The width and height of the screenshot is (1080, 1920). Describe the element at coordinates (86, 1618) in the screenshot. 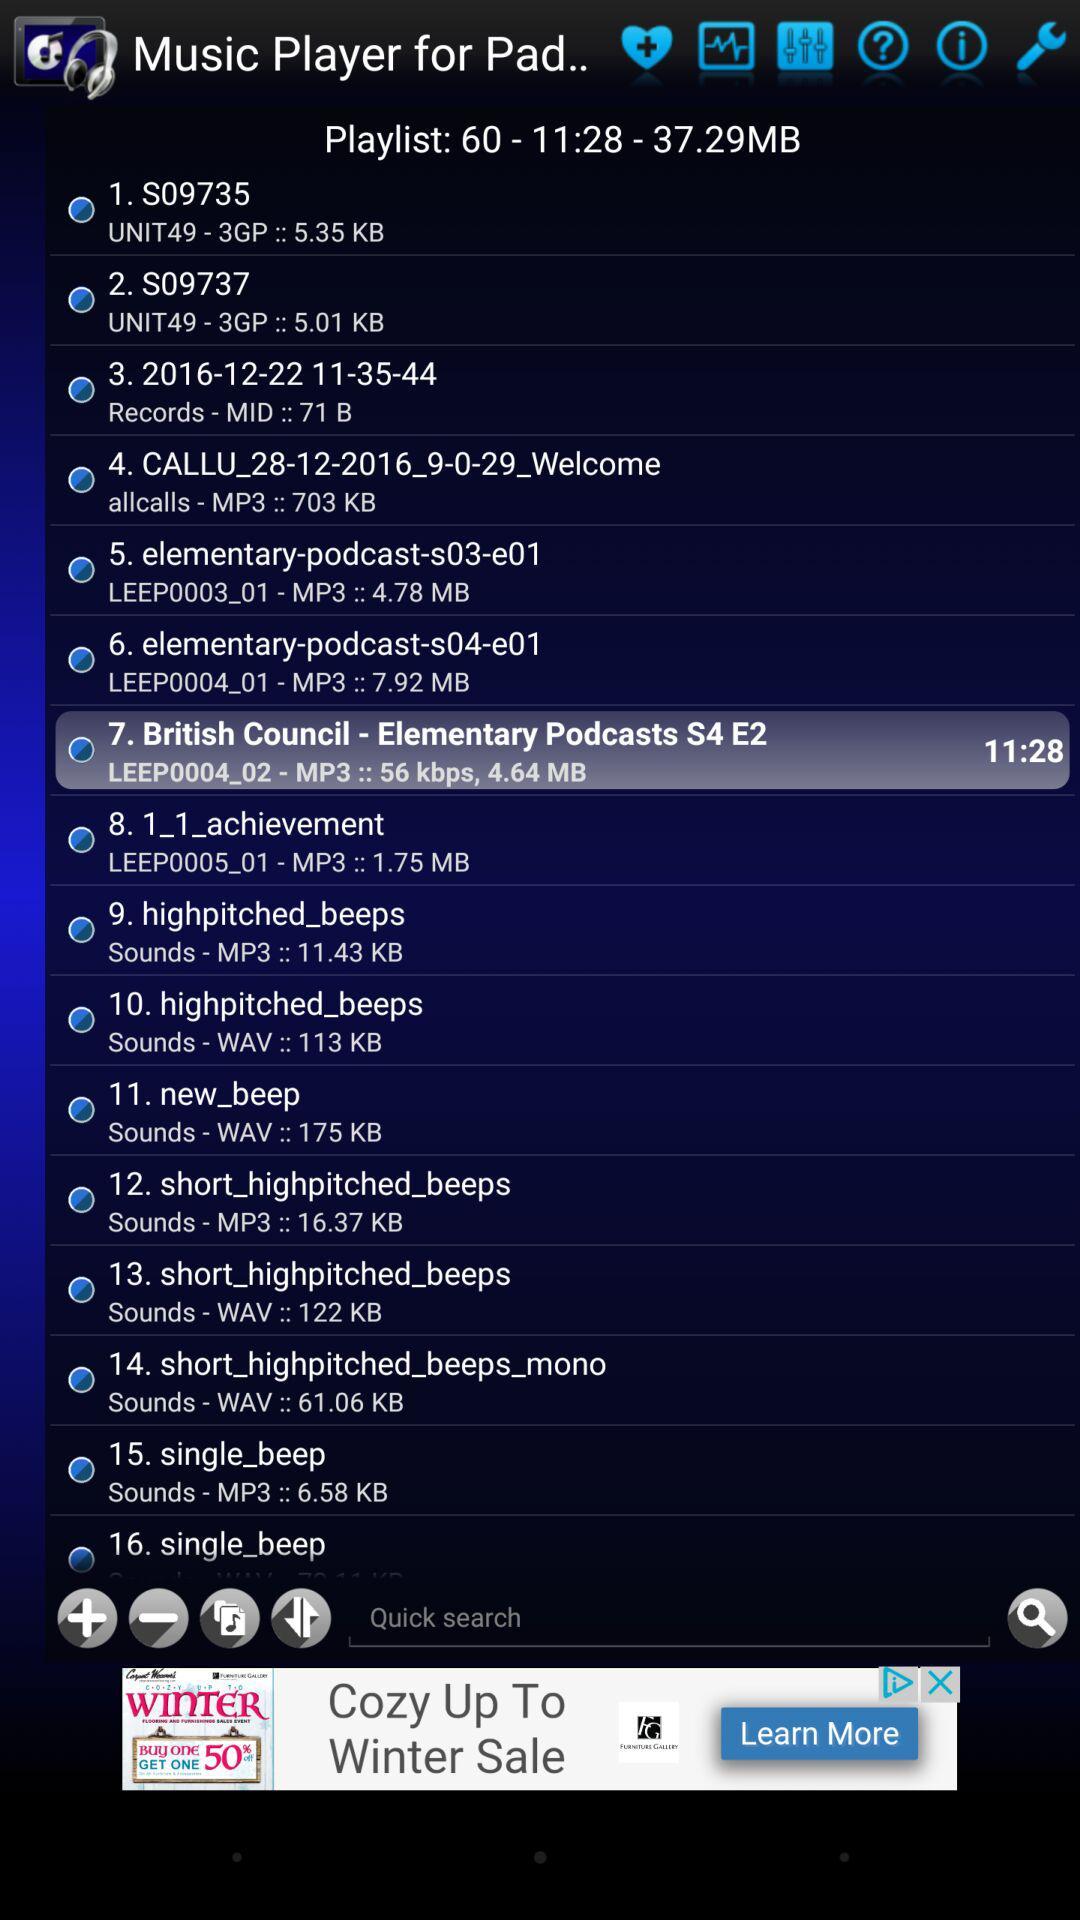

I see `increaese volume` at that location.